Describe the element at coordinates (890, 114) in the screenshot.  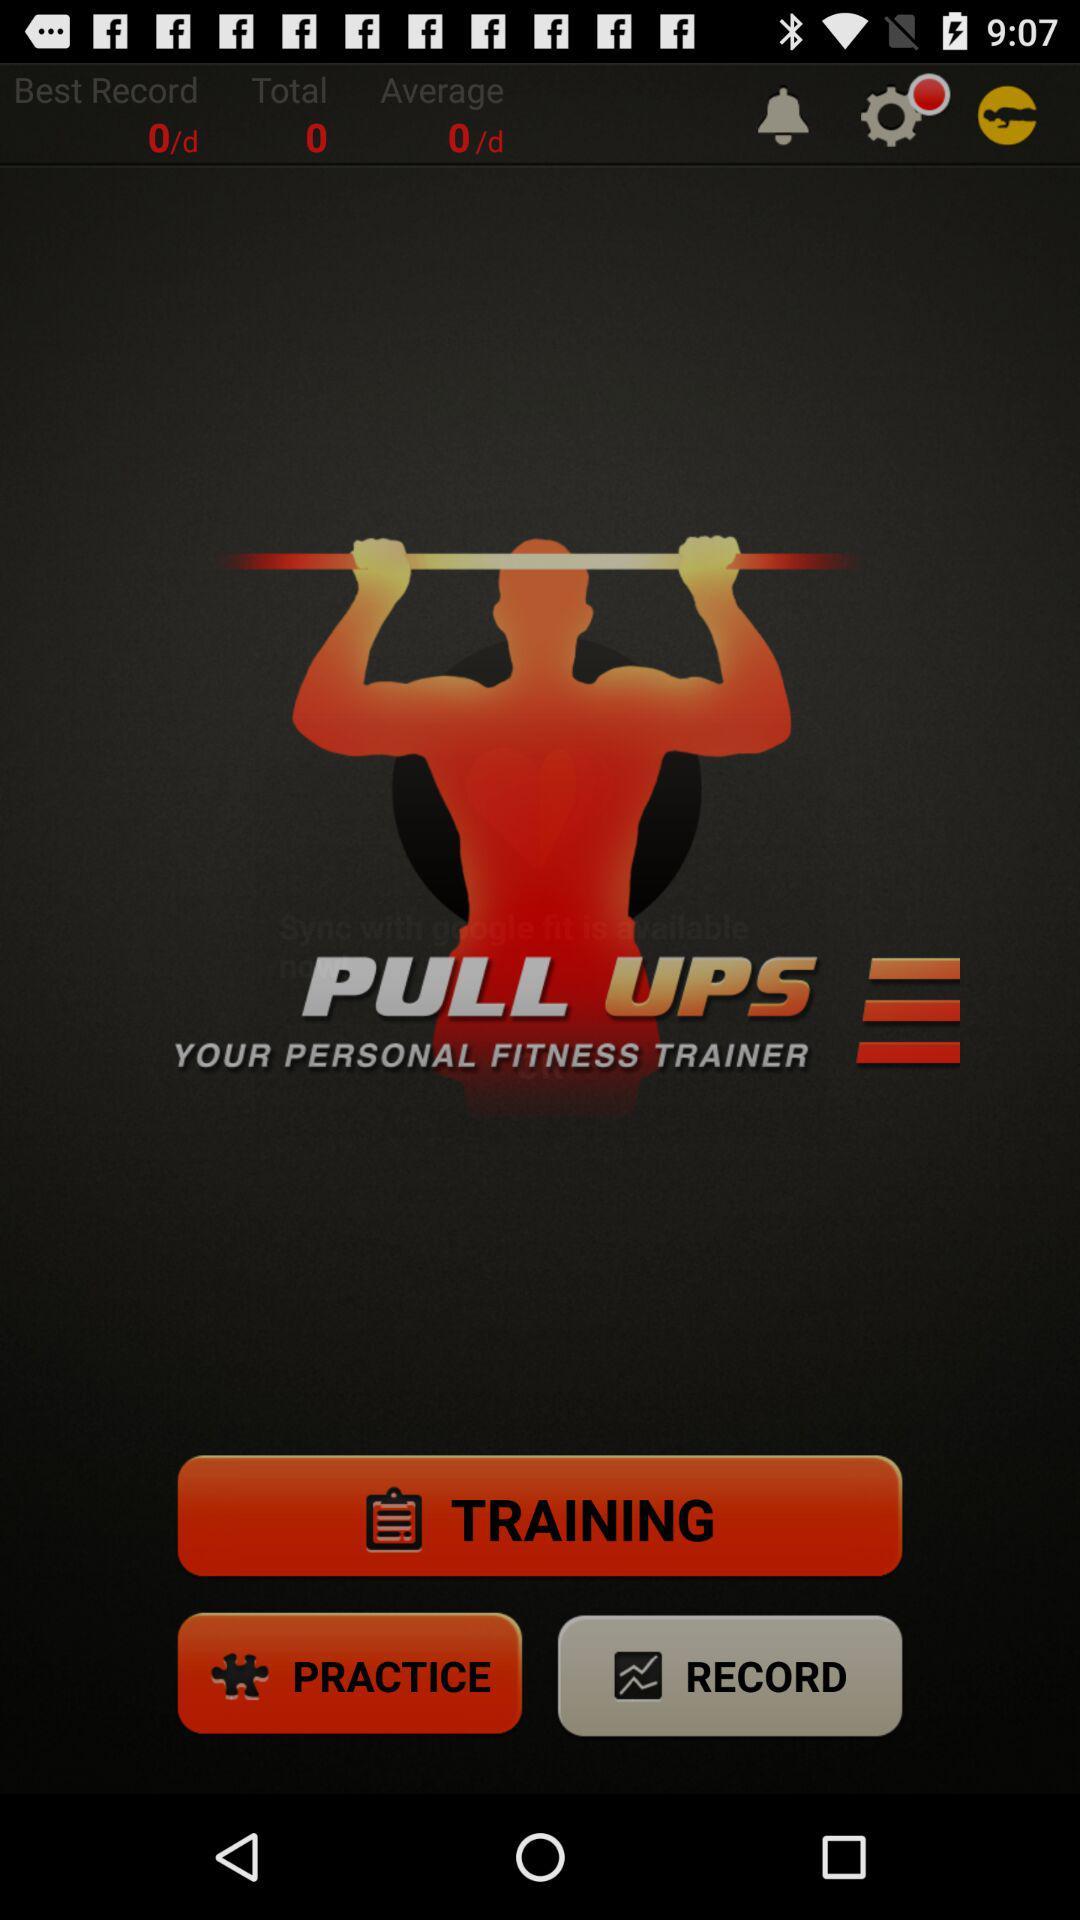
I see `click for settings` at that location.